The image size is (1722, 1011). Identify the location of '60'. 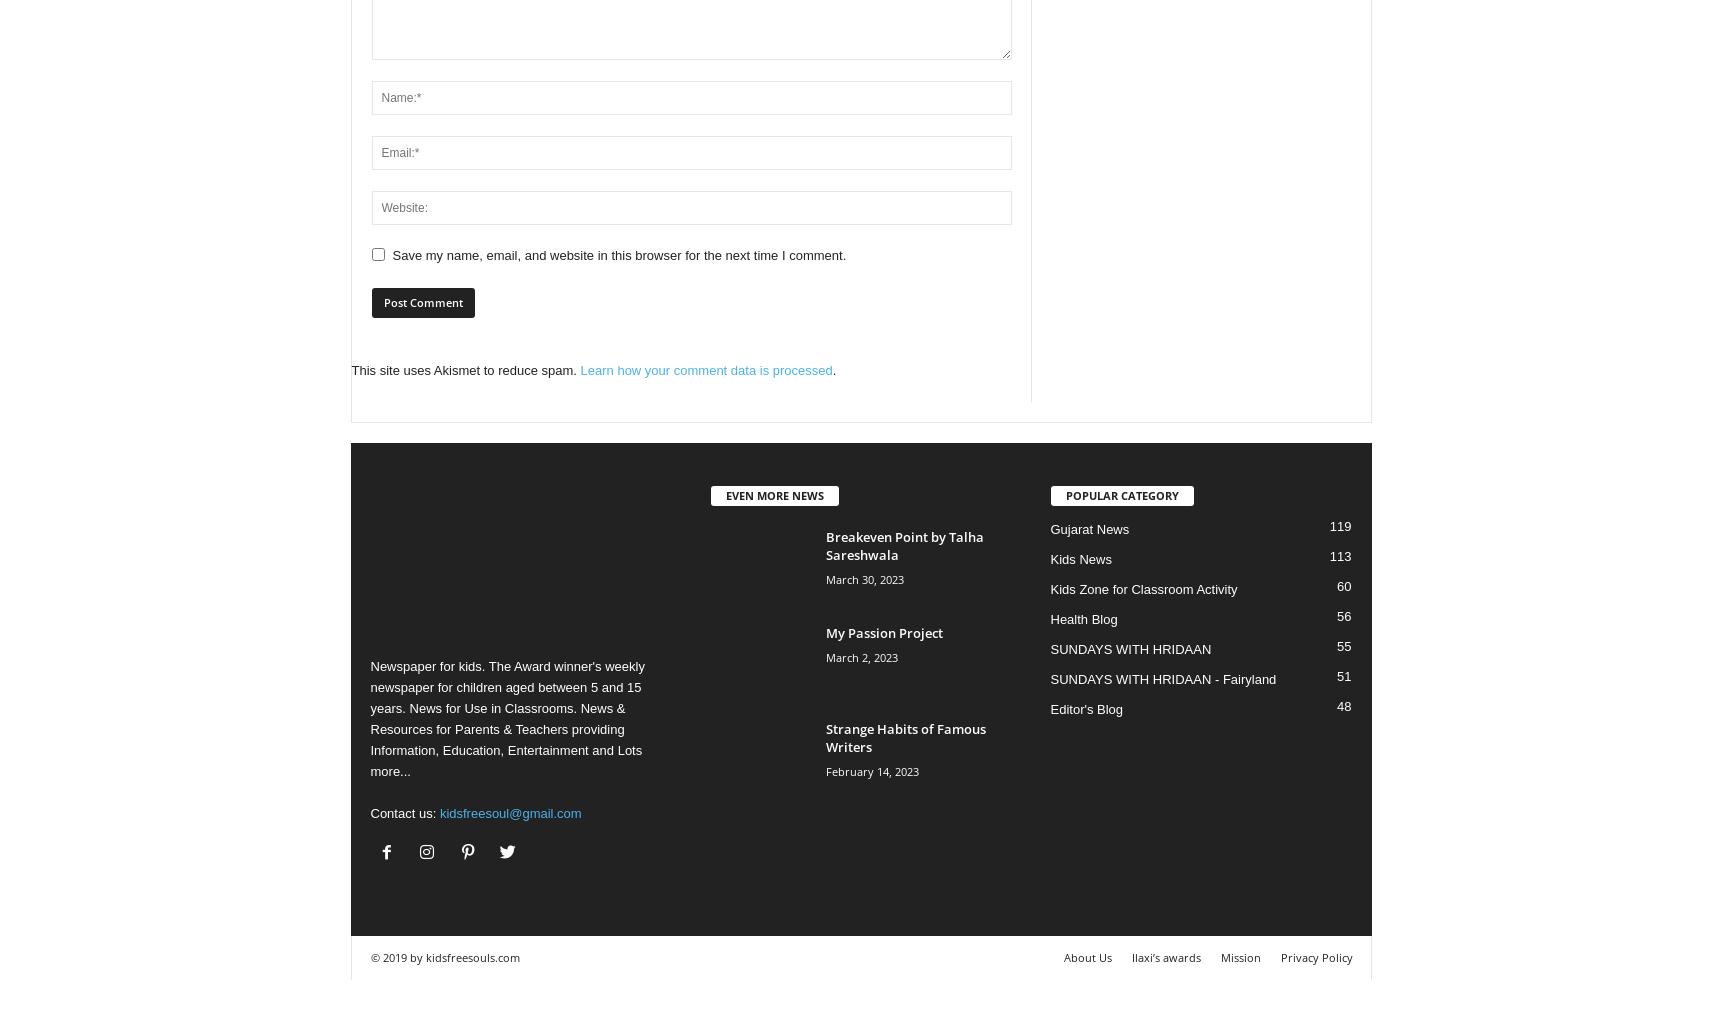
(1343, 585).